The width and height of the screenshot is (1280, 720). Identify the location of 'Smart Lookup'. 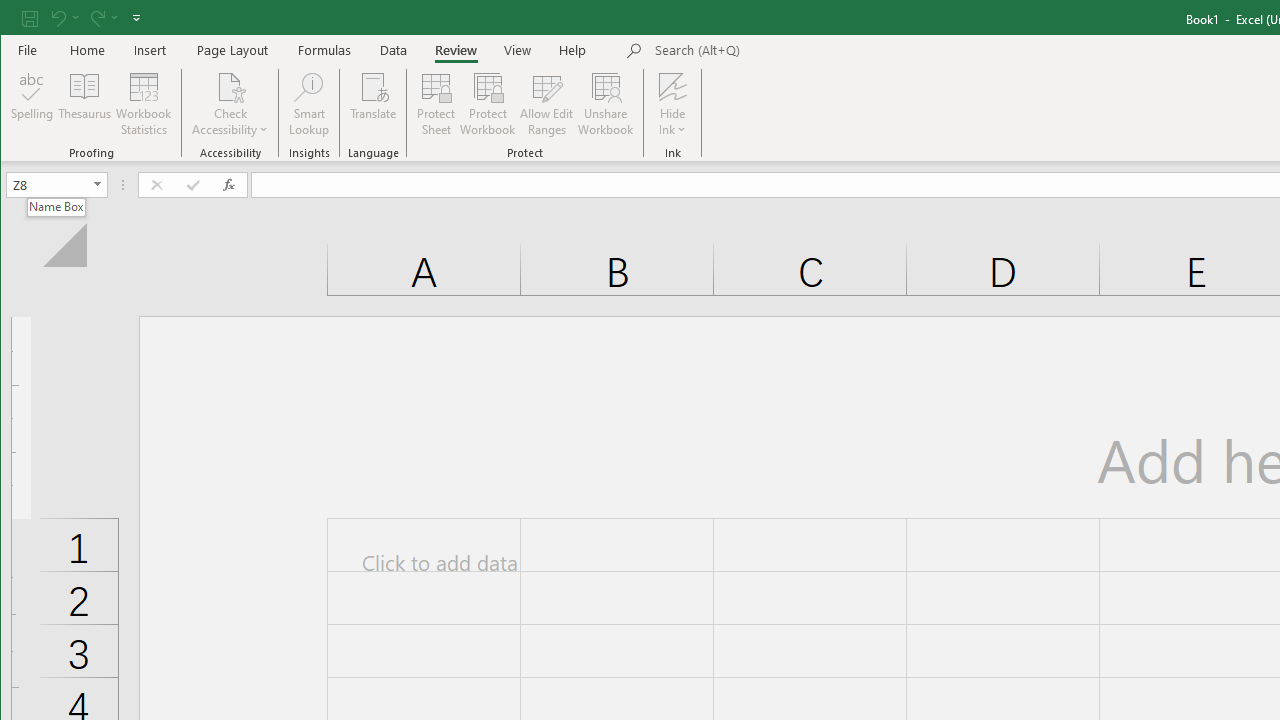
(308, 104).